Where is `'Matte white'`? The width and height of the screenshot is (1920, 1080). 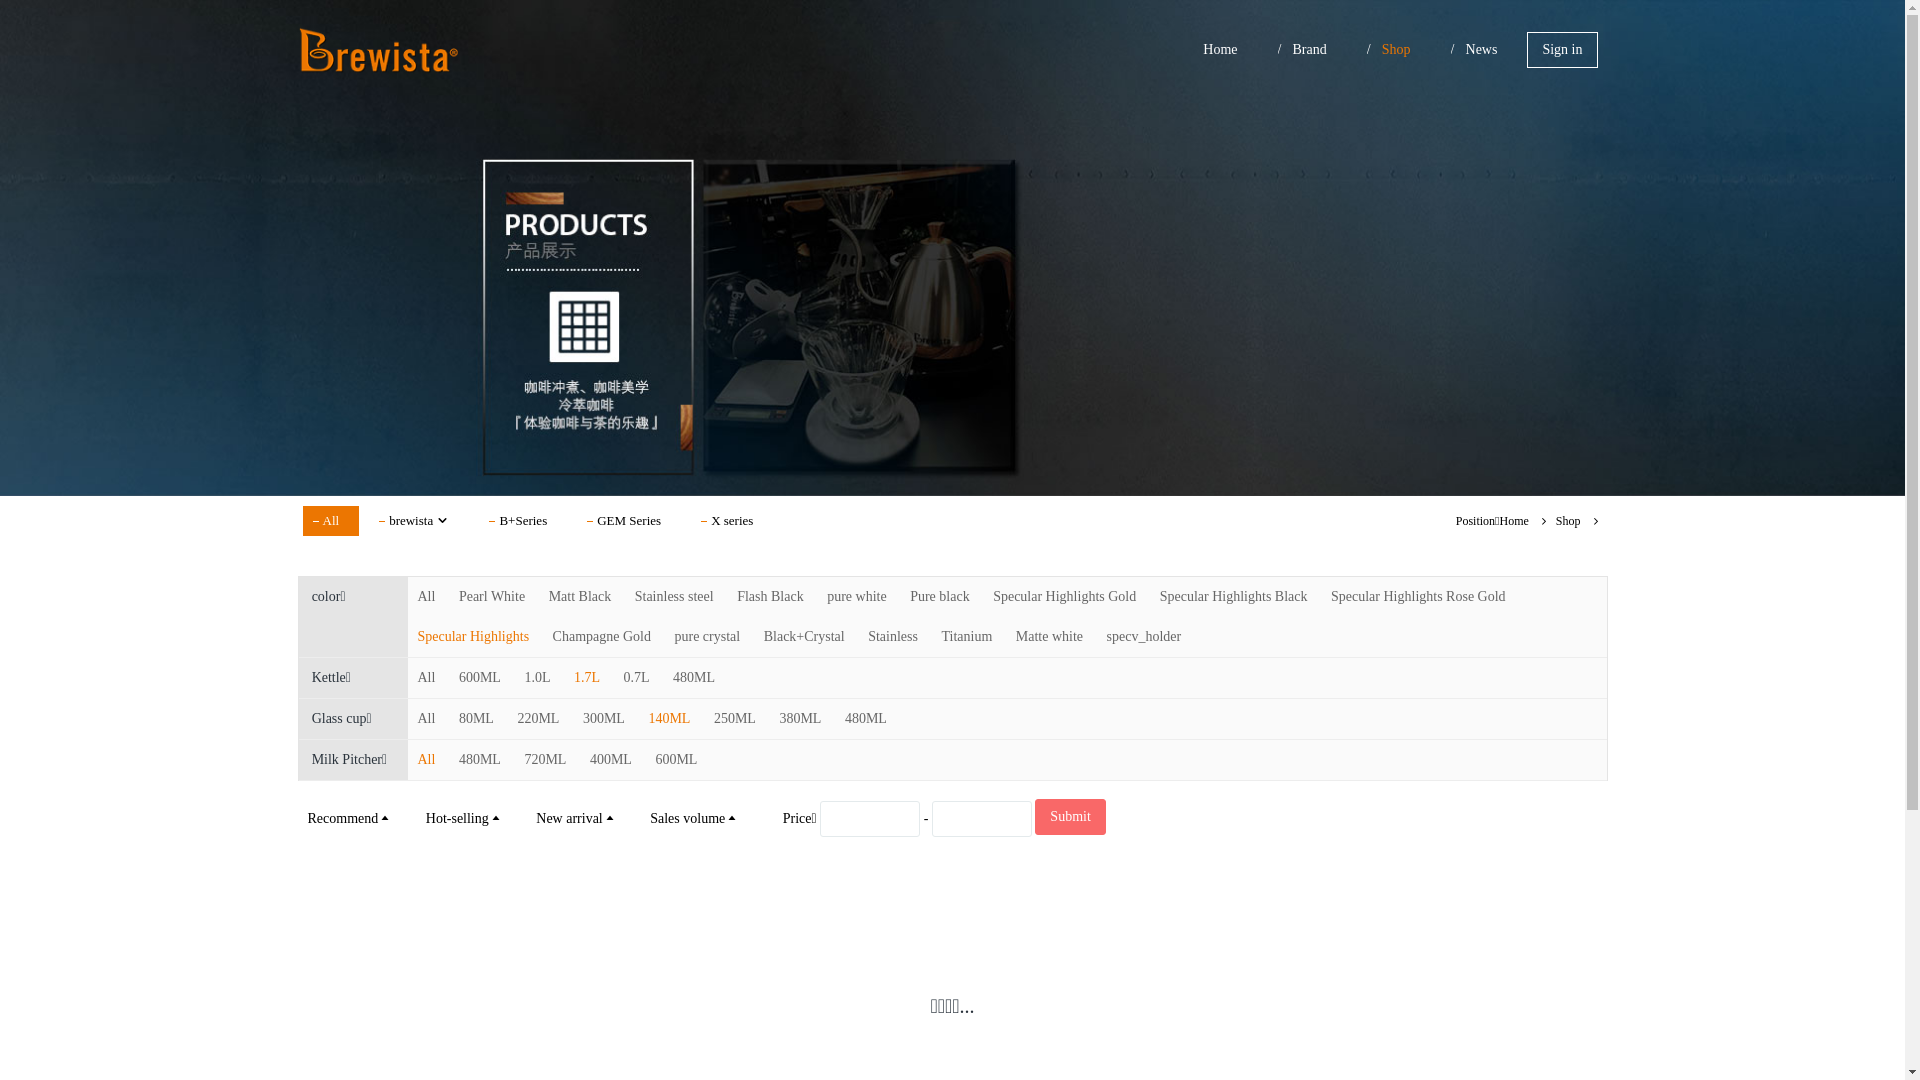
'Matte white' is located at coordinates (1048, 636).